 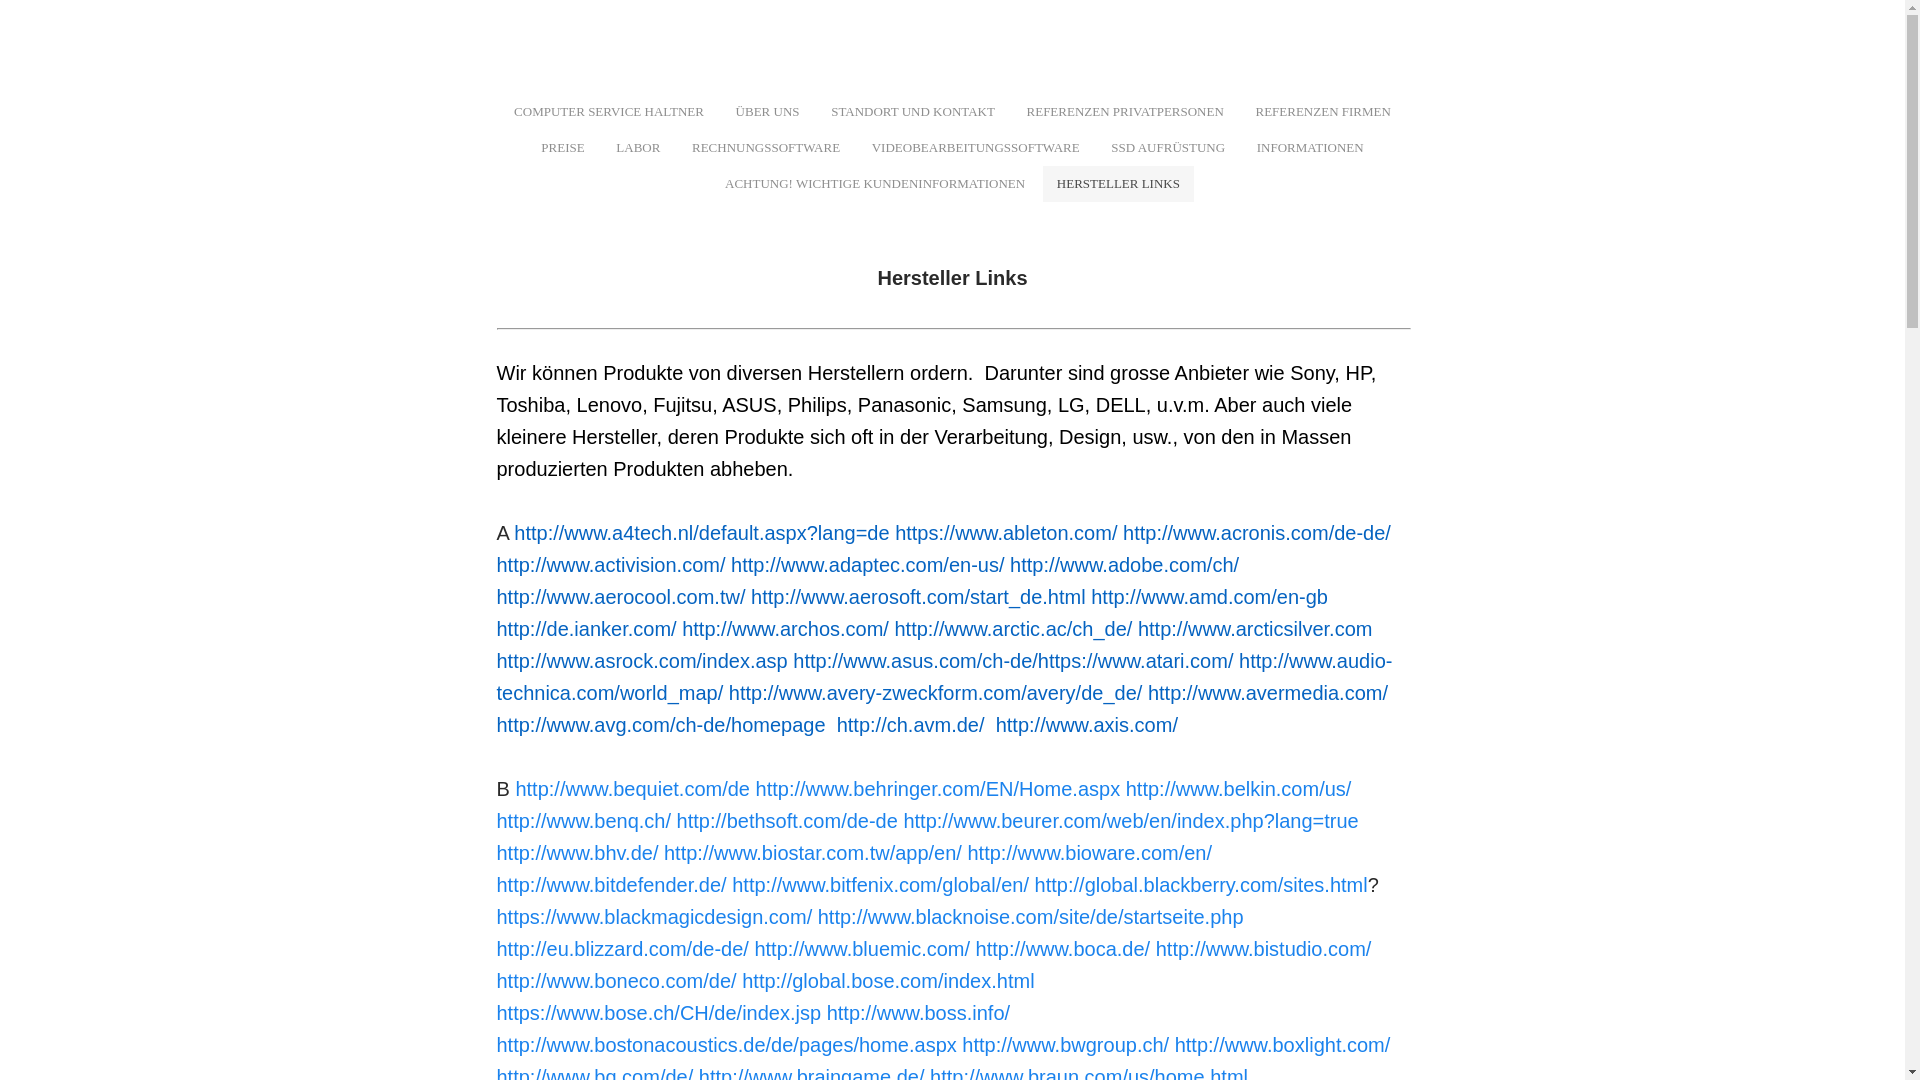 What do you see at coordinates (1262, 947) in the screenshot?
I see `'http://www.bistudio.com/'` at bounding box center [1262, 947].